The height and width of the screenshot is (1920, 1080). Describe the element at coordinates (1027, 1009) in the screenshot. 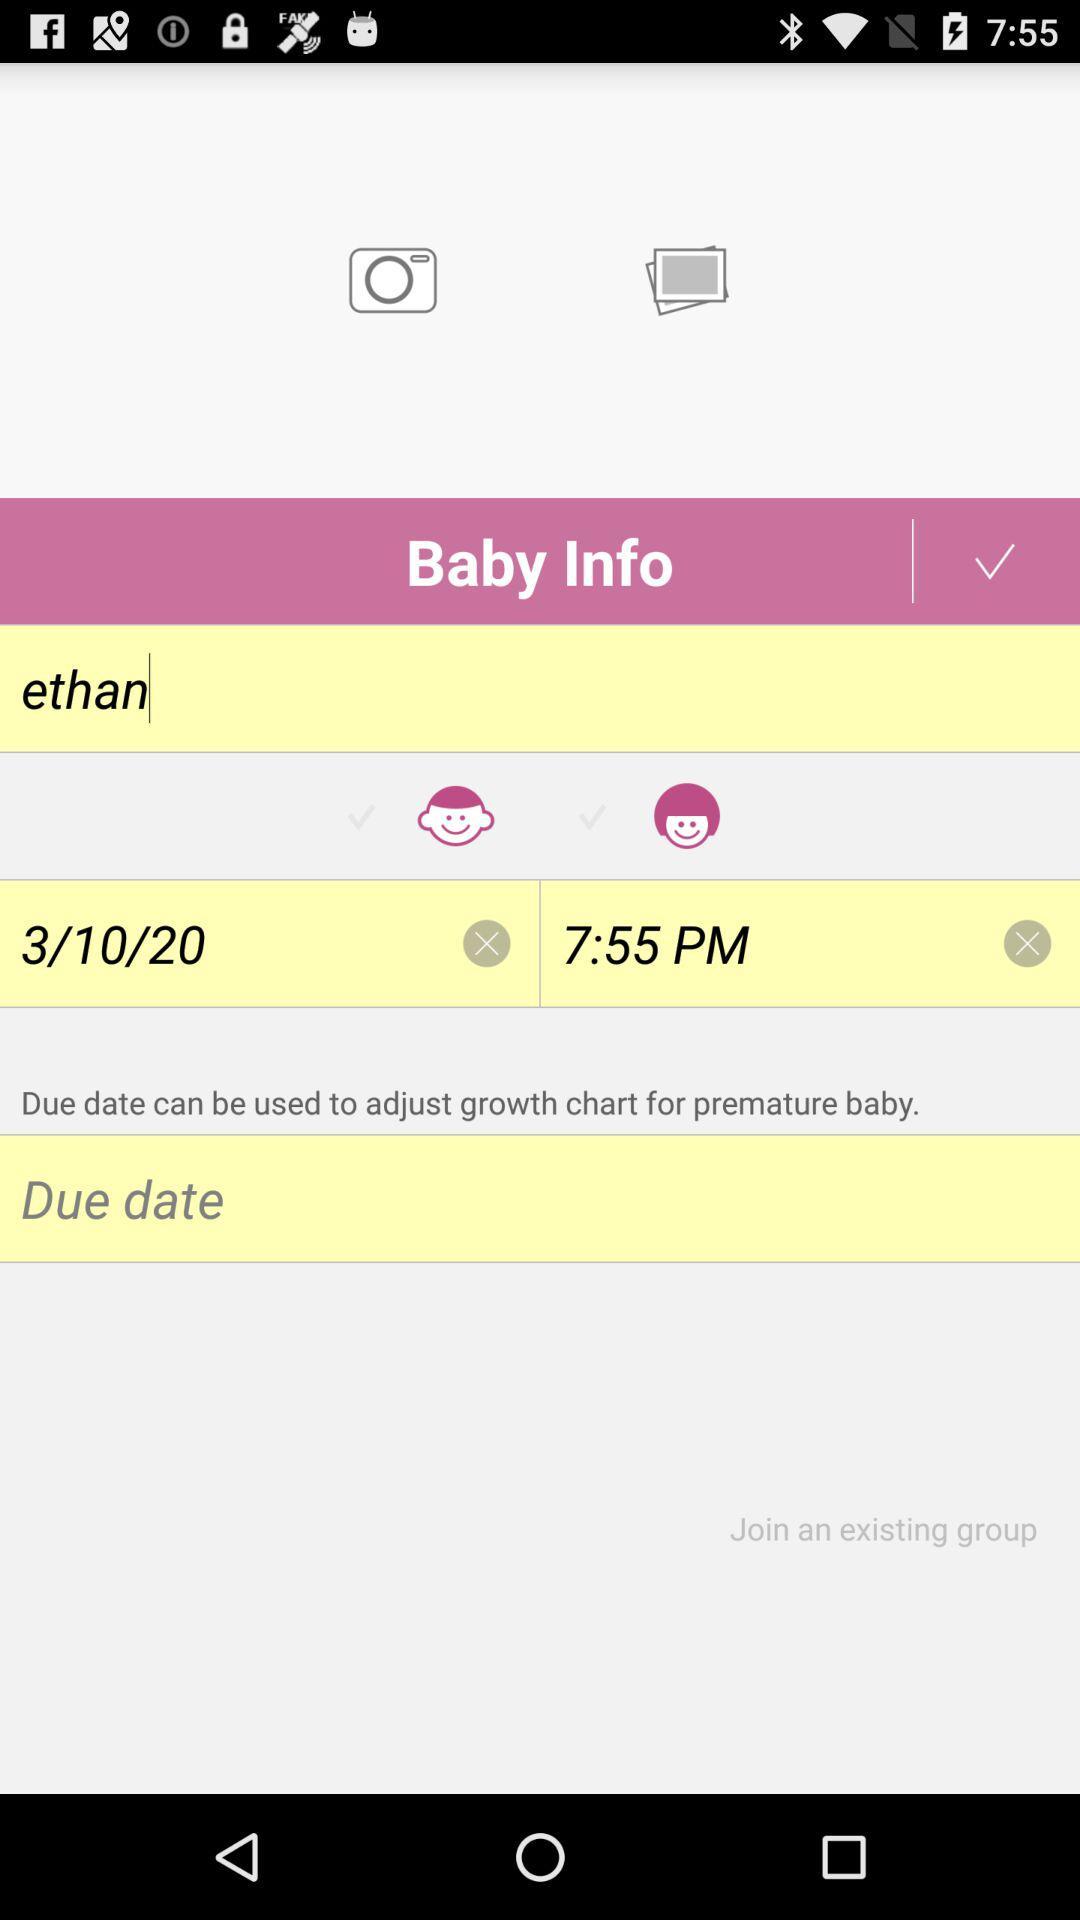

I see `the close icon` at that location.